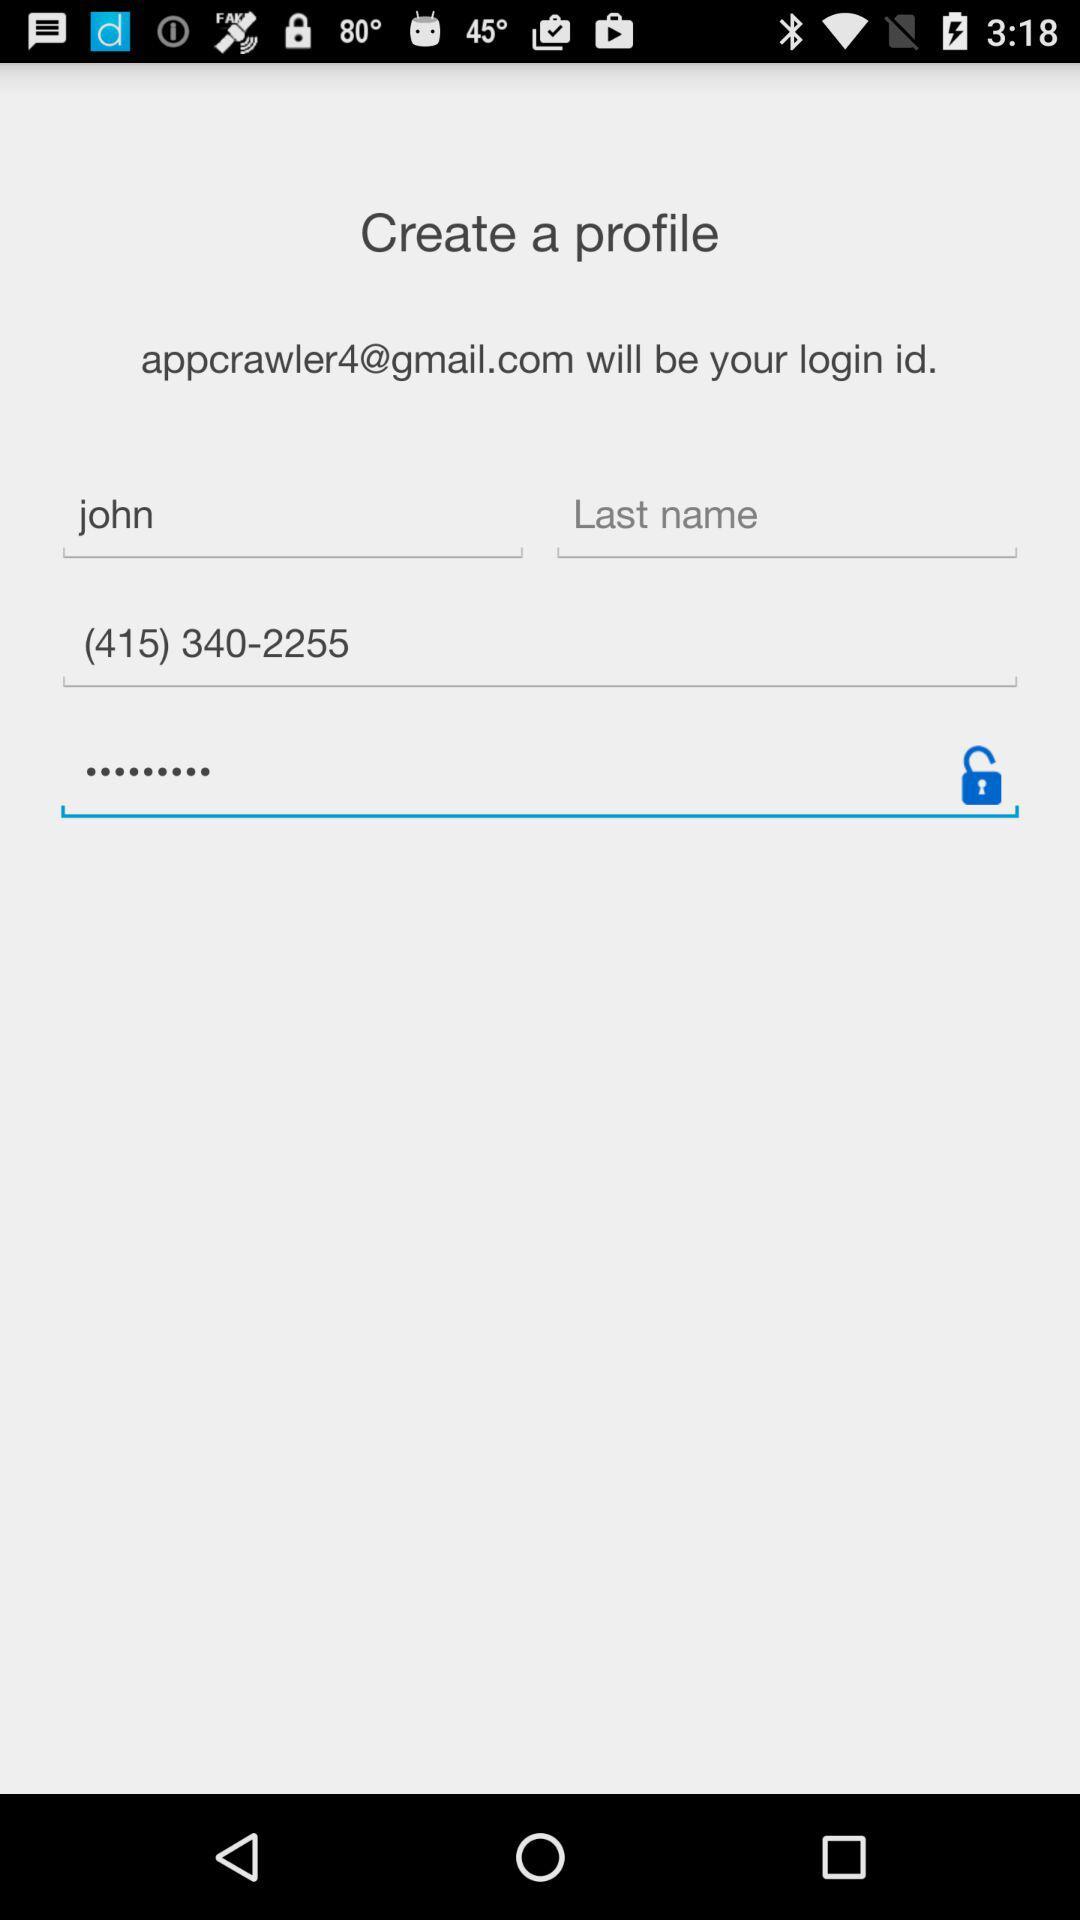 The image size is (1080, 1920). I want to click on icon above the (415) 340-2255, so click(786, 517).